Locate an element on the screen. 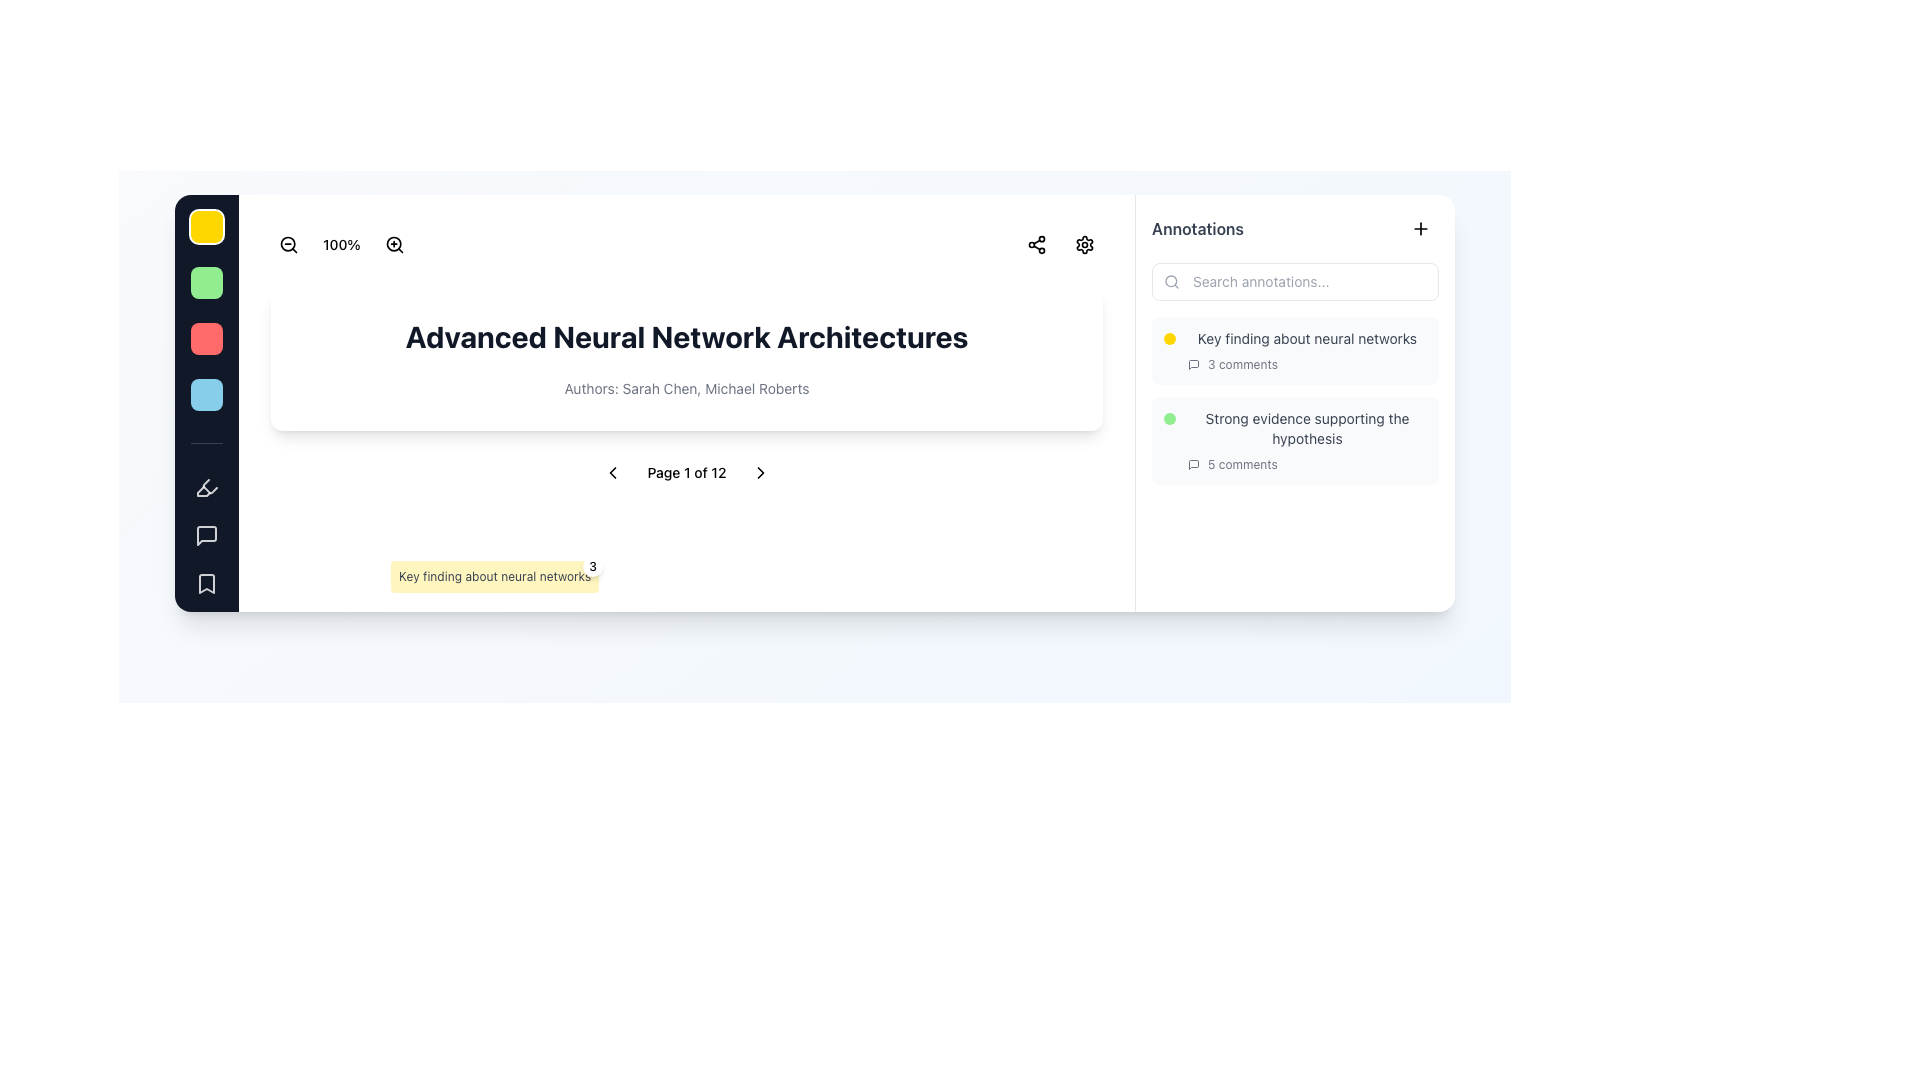 Image resolution: width=1920 pixels, height=1080 pixels. the Text input field located below the 'Annotations' heading is located at coordinates (1295, 281).